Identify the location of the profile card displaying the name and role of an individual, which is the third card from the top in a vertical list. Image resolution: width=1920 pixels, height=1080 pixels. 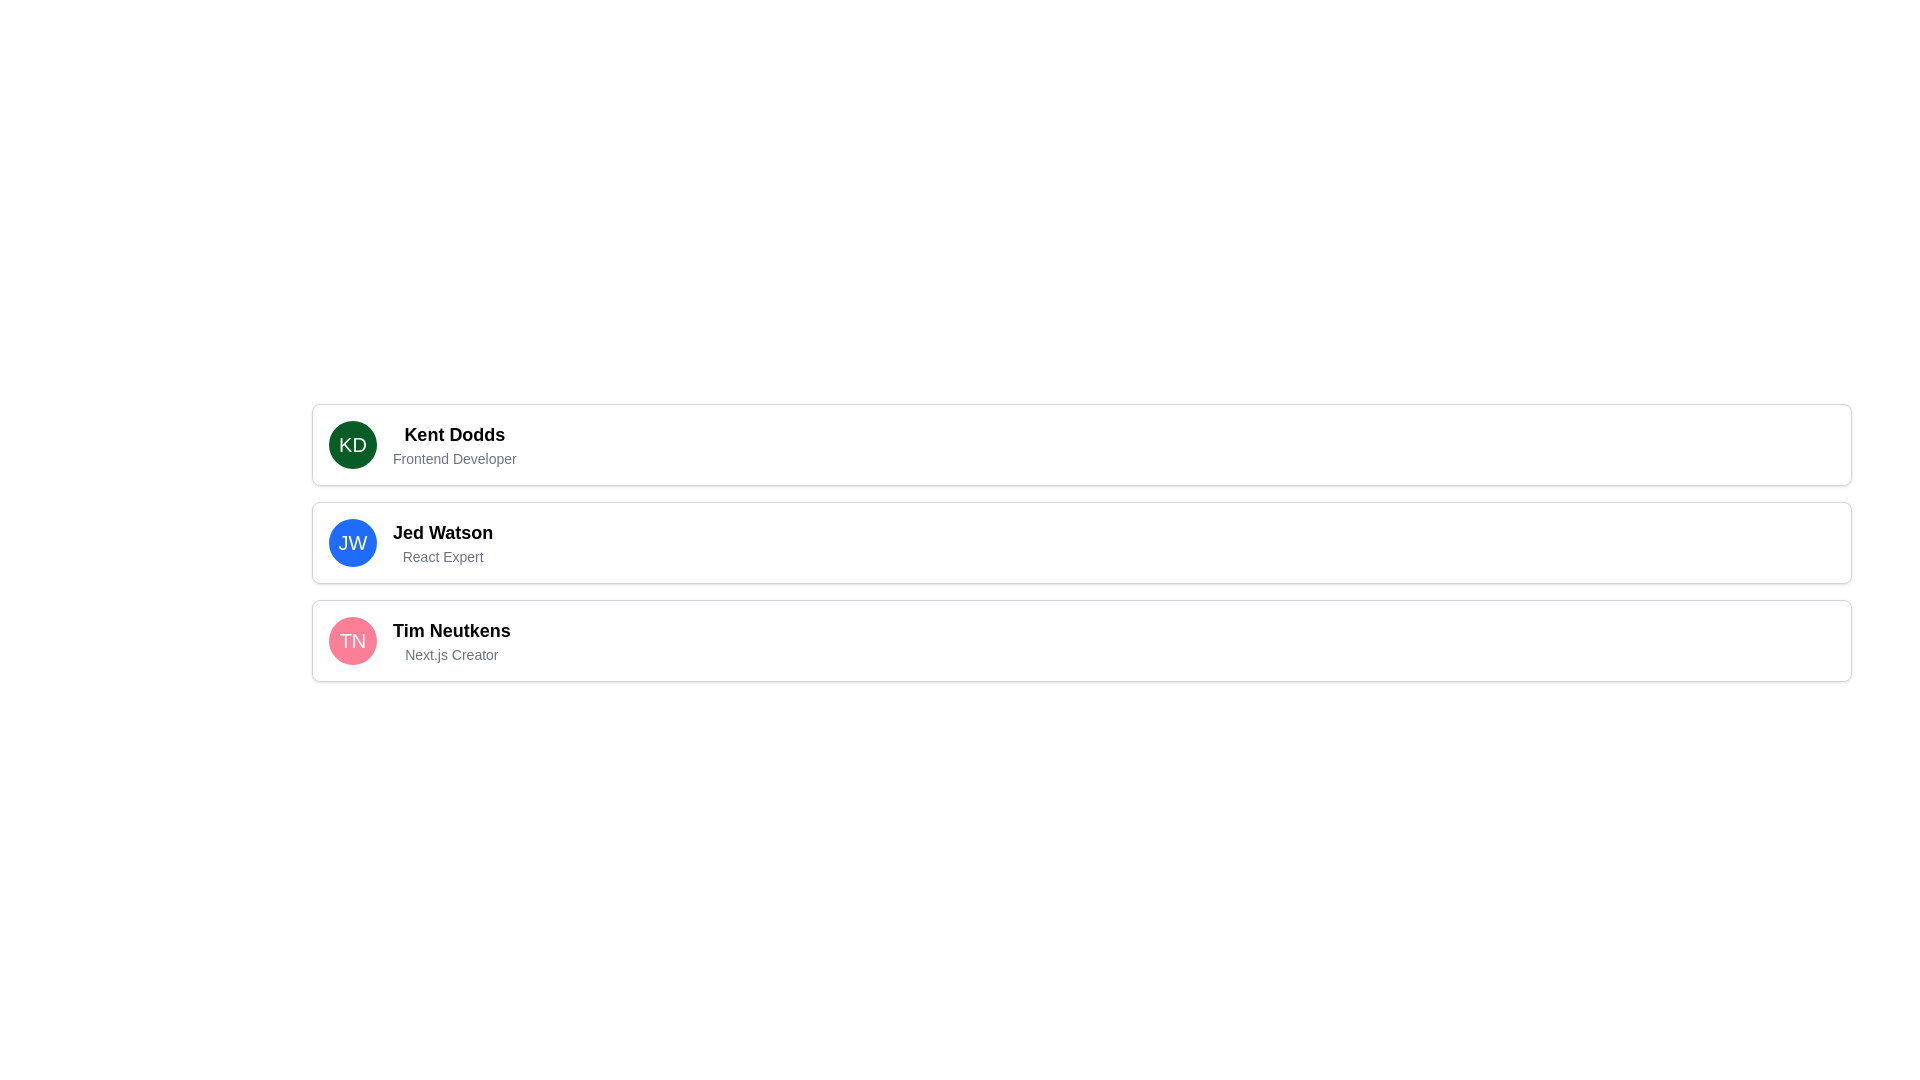
(1080, 640).